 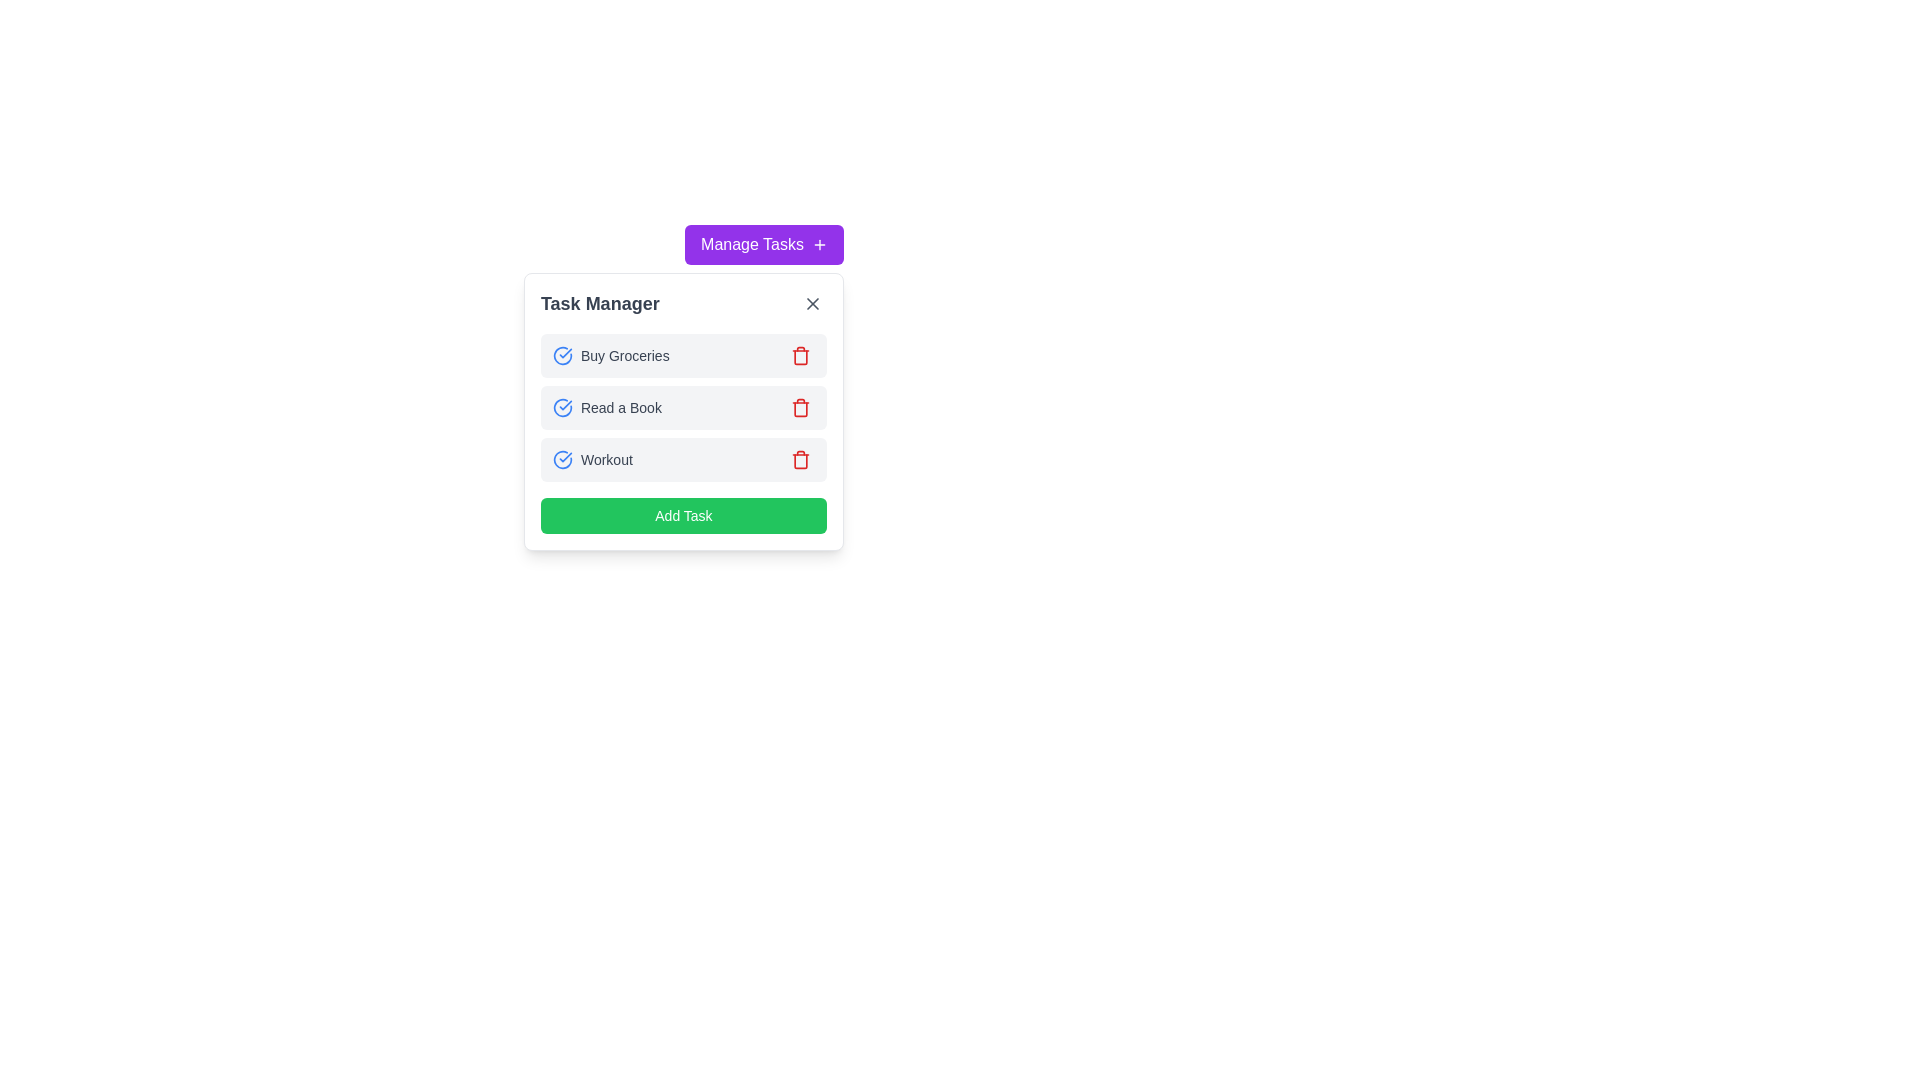 What do you see at coordinates (820, 244) in the screenshot?
I see `the icon located beside the 'Manage Tasks' text` at bounding box center [820, 244].